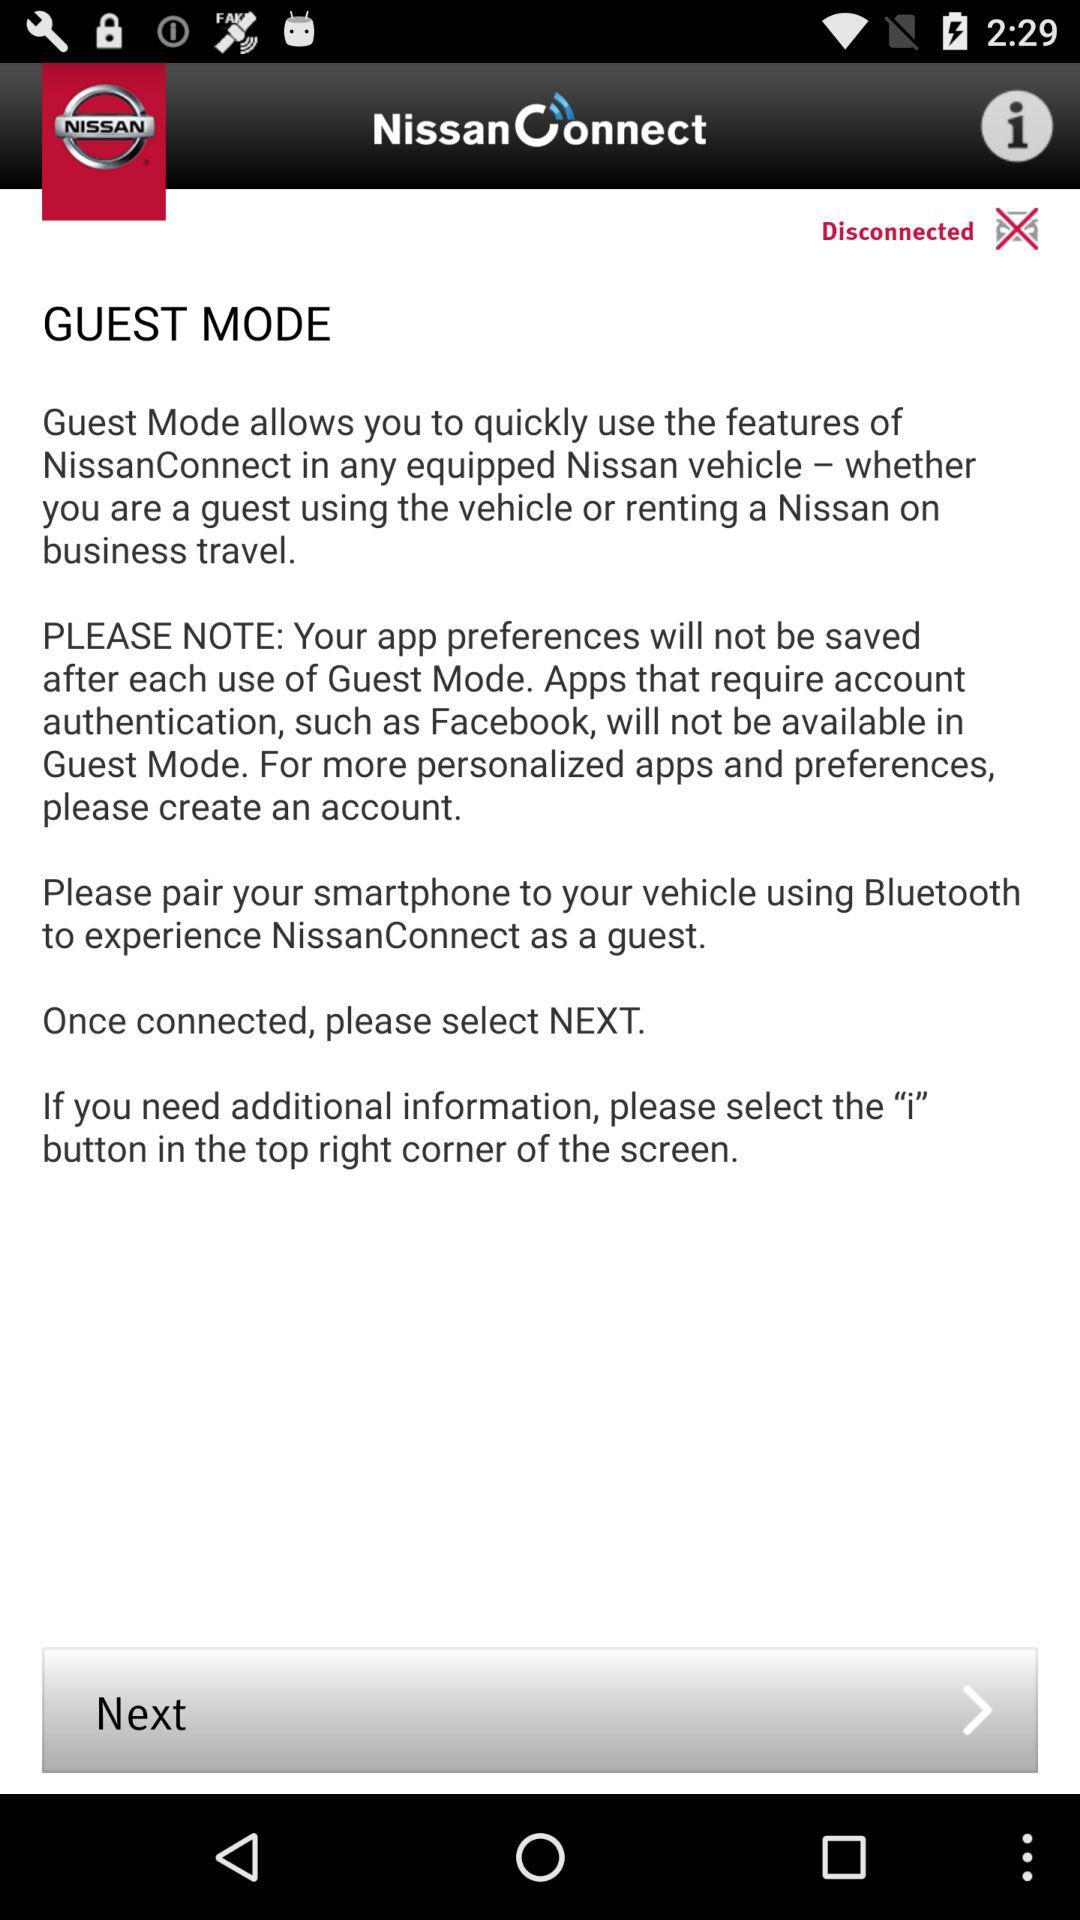 The image size is (1080, 1920). What do you see at coordinates (1017, 133) in the screenshot?
I see `the info icon` at bounding box center [1017, 133].